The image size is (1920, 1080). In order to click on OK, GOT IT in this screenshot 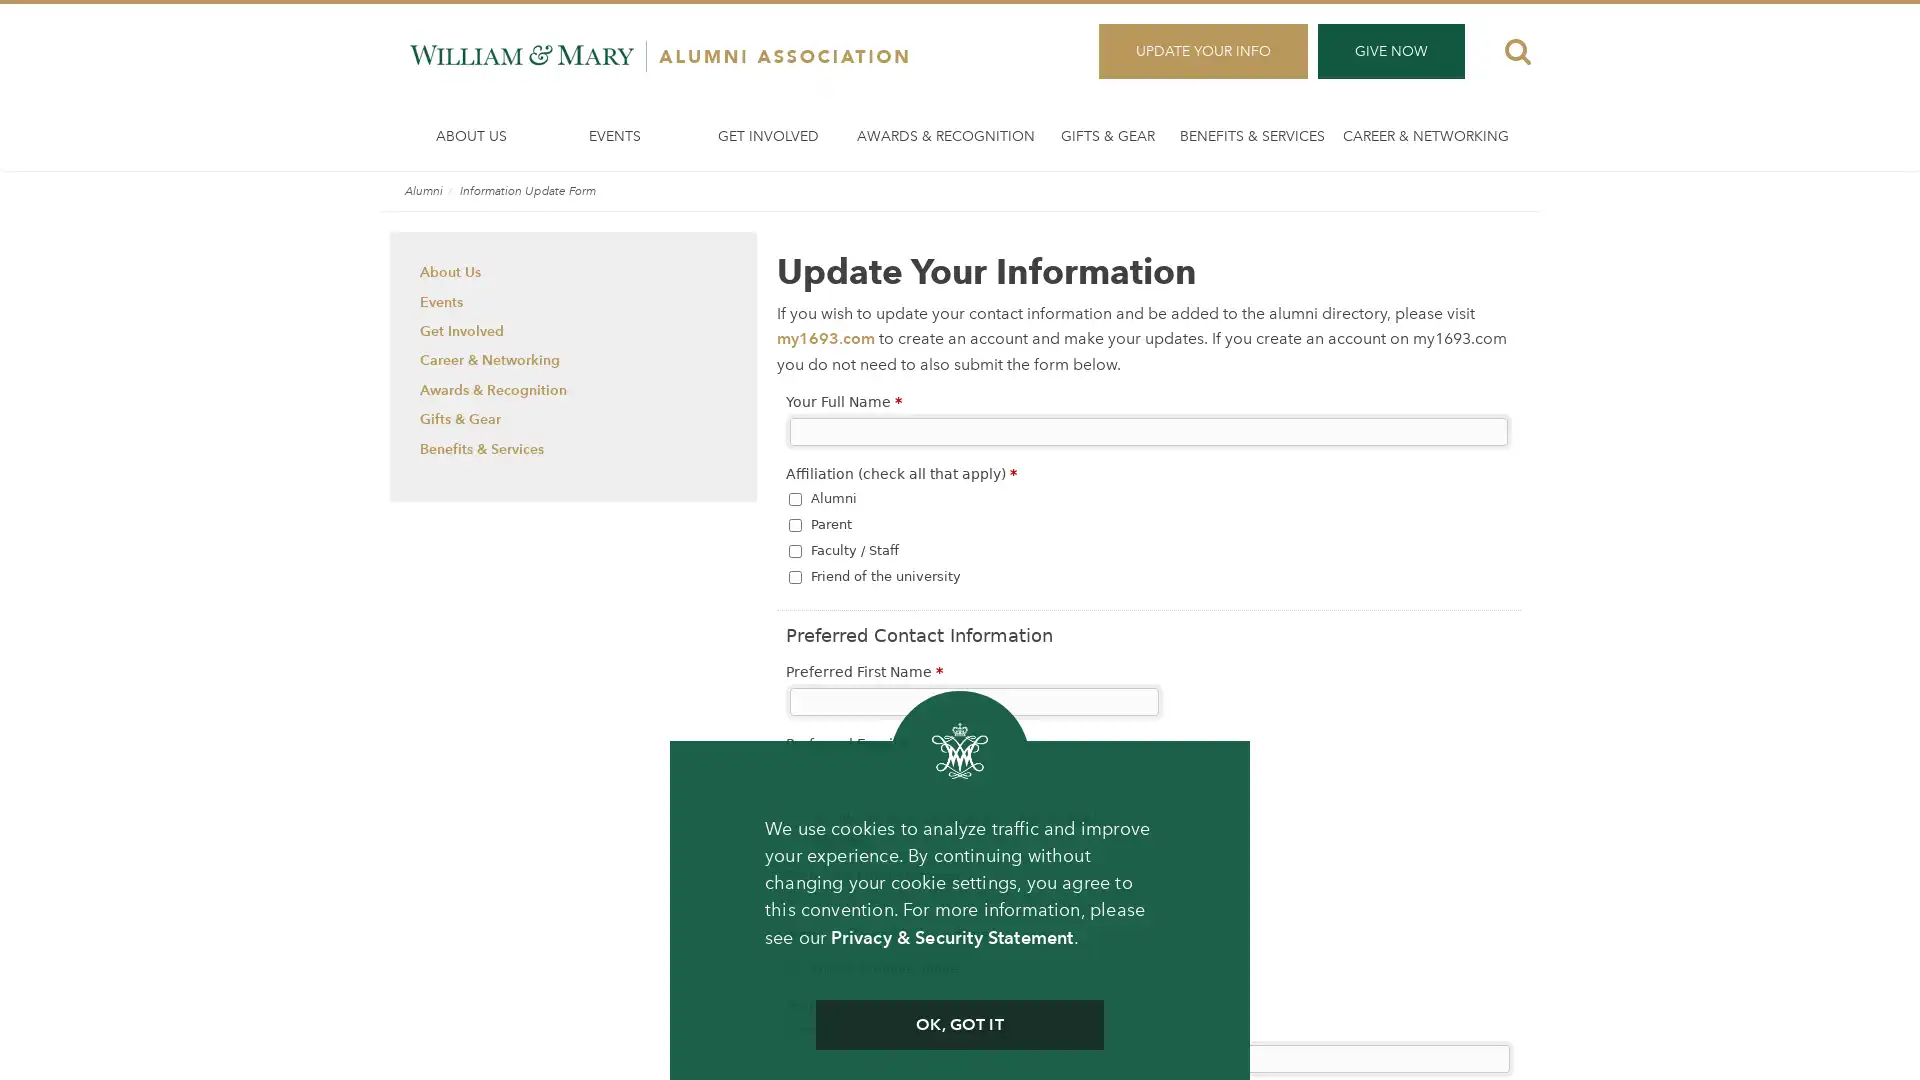, I will do `click(958, 1025)`.